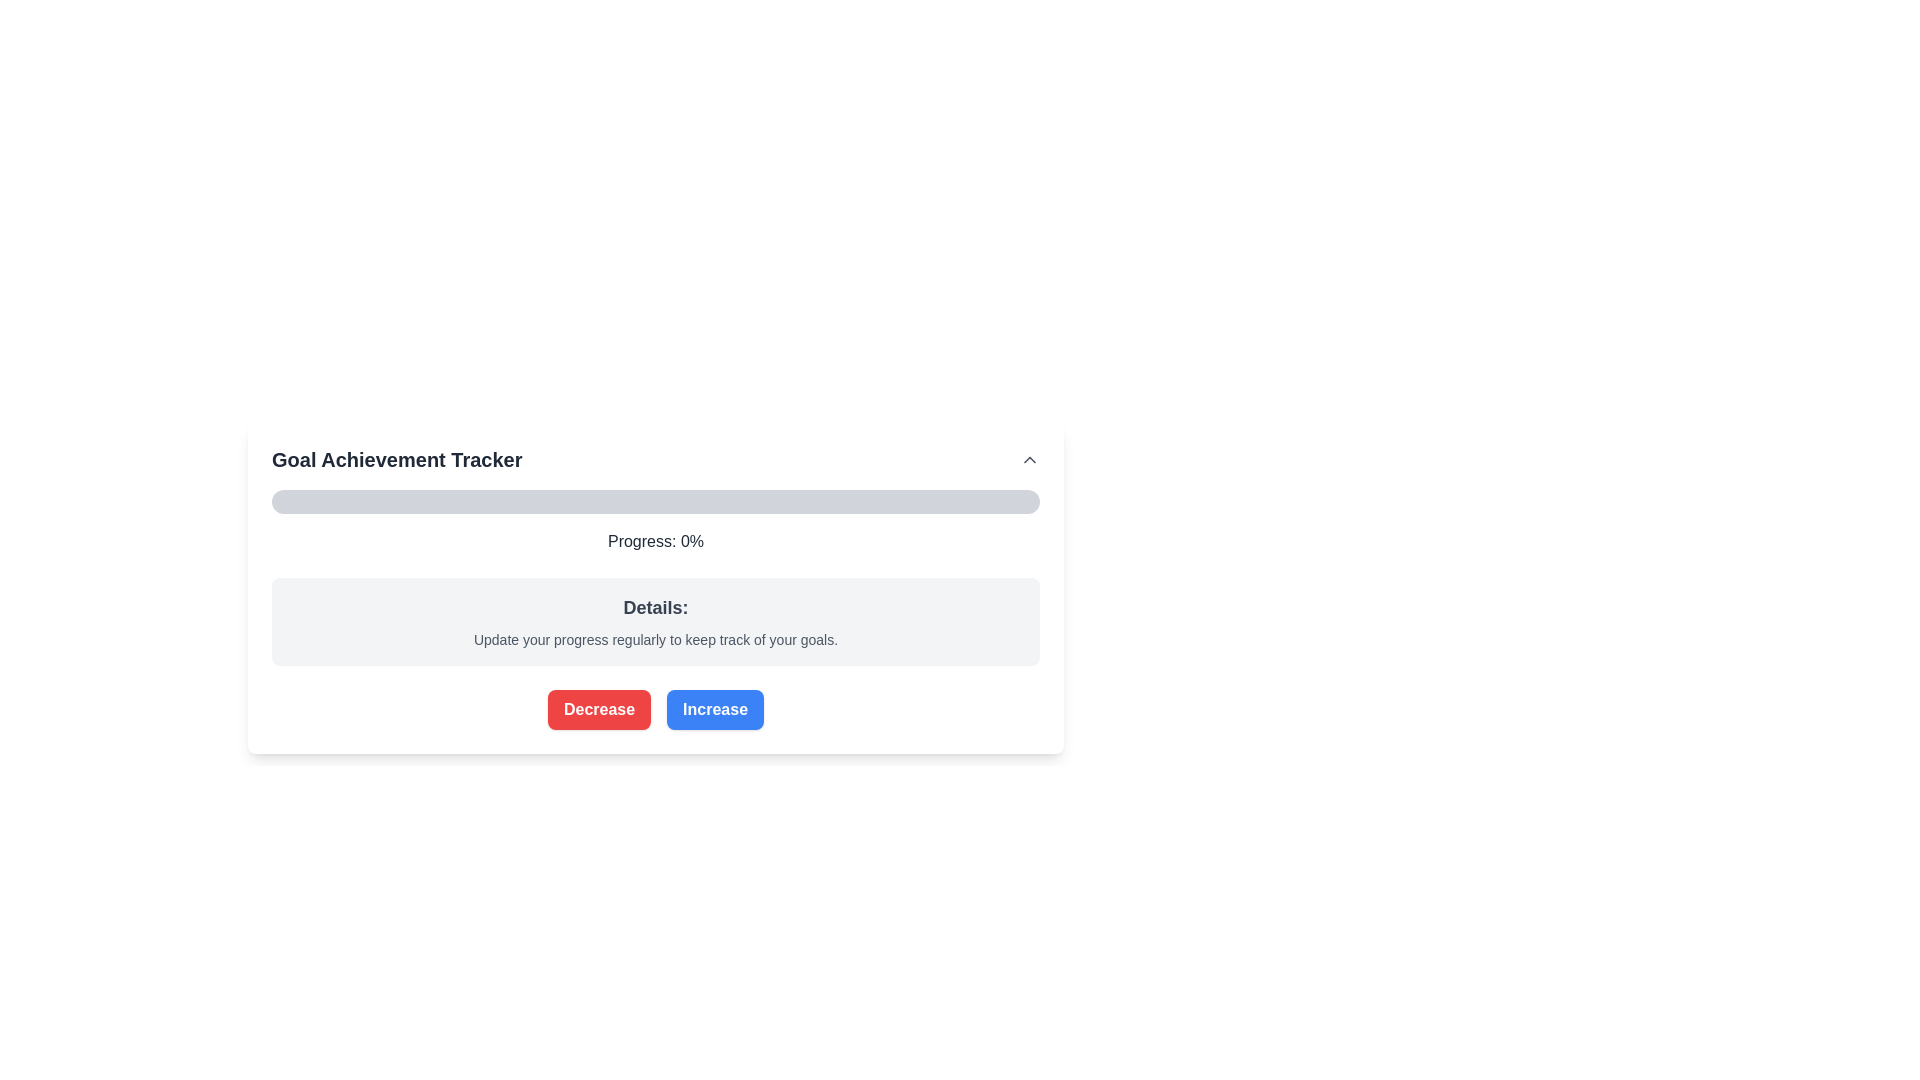 The image size is (1920, 1080). Describe the element at coordinates (656, 620) in the screenshot. I see `the informational text block which displays 'Details:' and 'Update your progress regularly to keep track of your goals.'` at that location.